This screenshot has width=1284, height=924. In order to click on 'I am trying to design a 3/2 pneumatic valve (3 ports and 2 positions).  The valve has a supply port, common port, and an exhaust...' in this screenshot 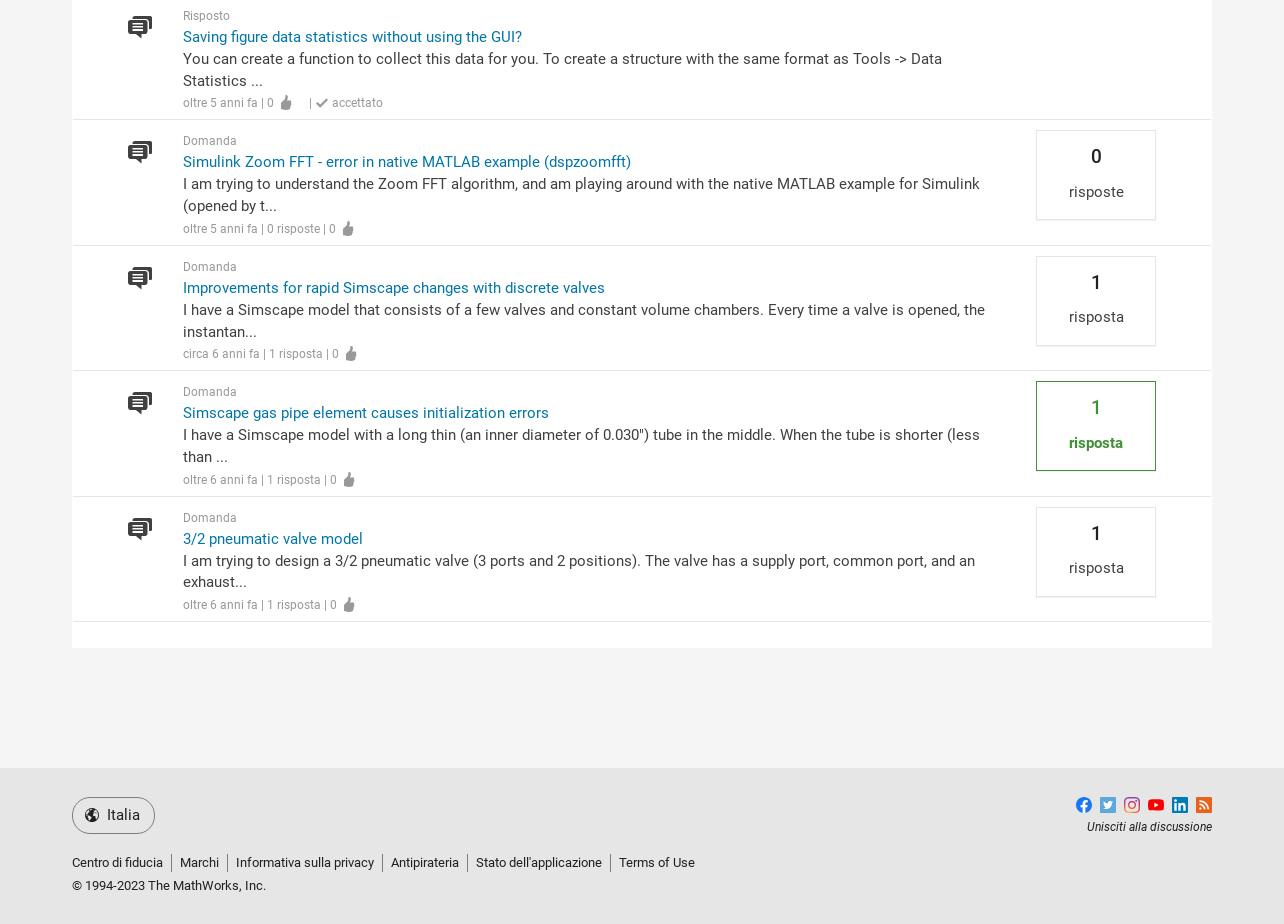, I will do `click(577, 571)`.